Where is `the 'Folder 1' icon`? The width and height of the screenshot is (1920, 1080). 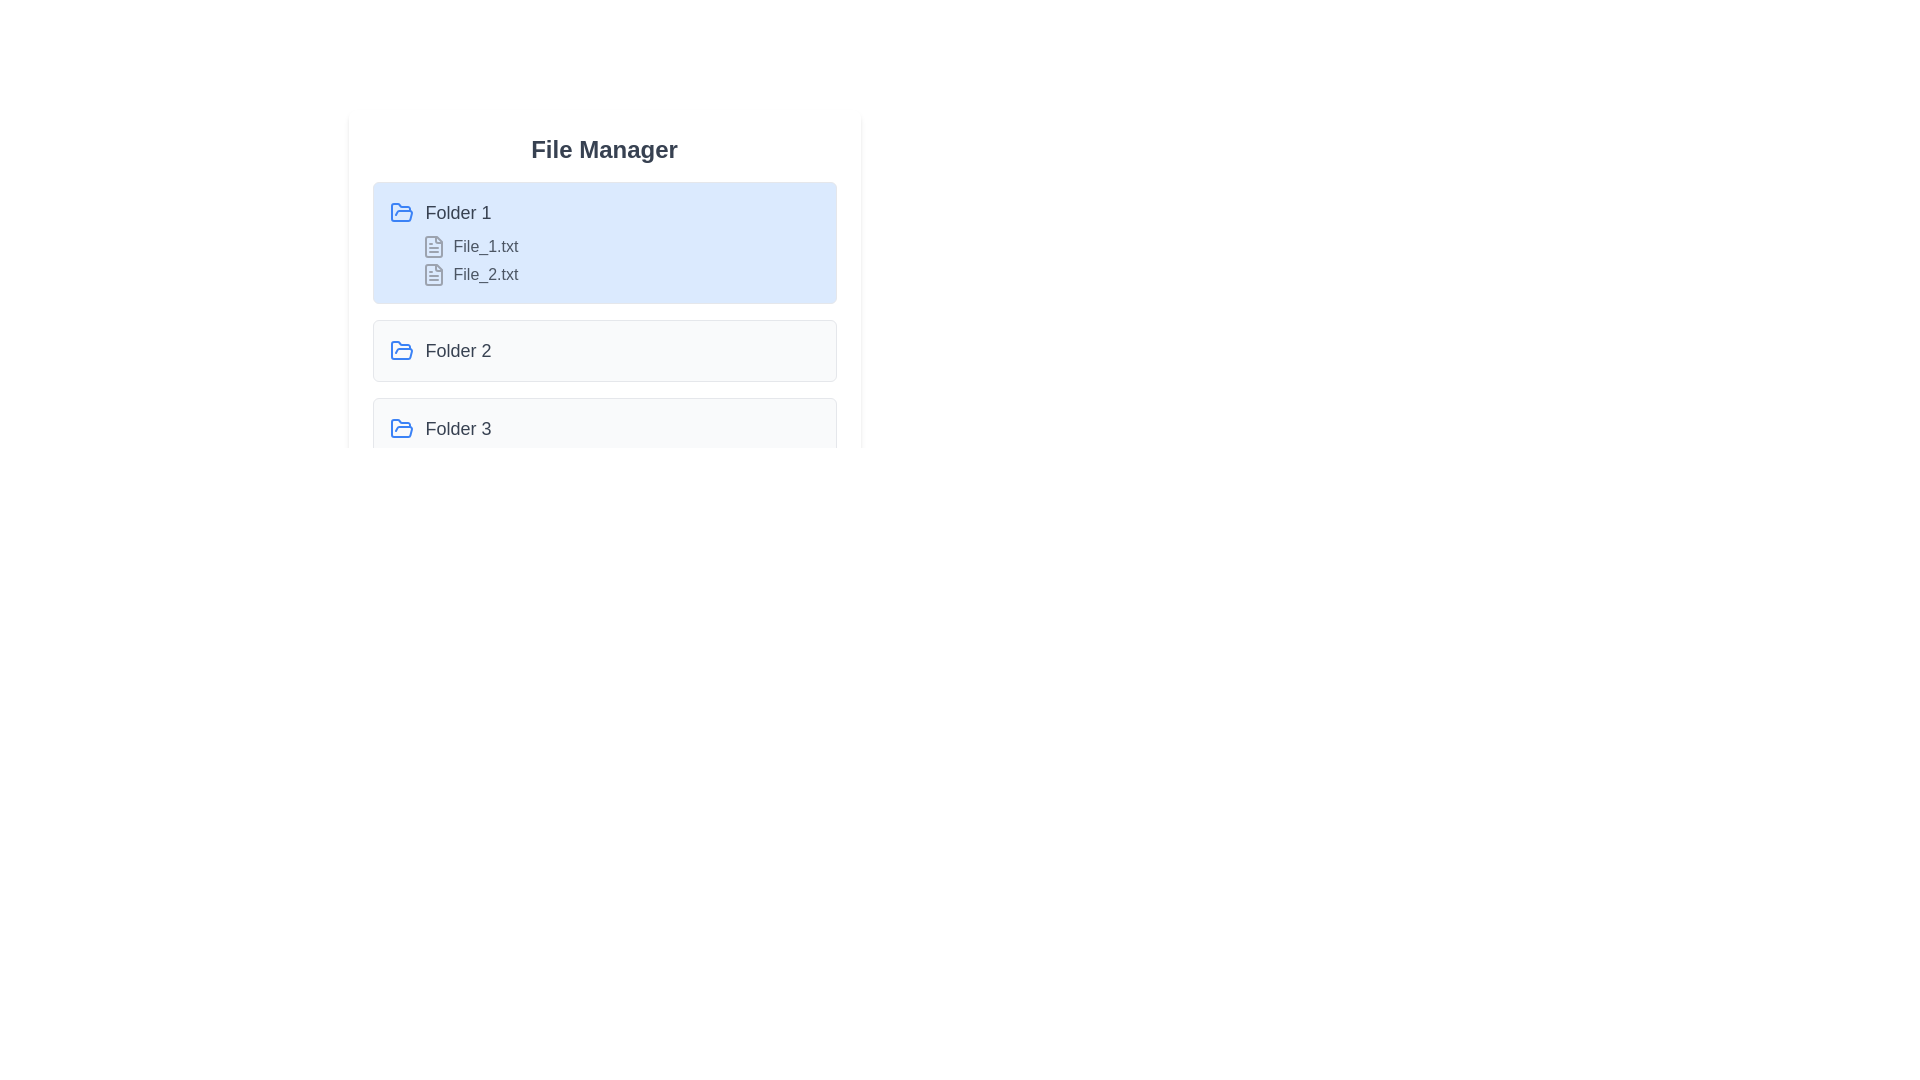 the 'Folder 1' icon is located at coordinates (400, 212).